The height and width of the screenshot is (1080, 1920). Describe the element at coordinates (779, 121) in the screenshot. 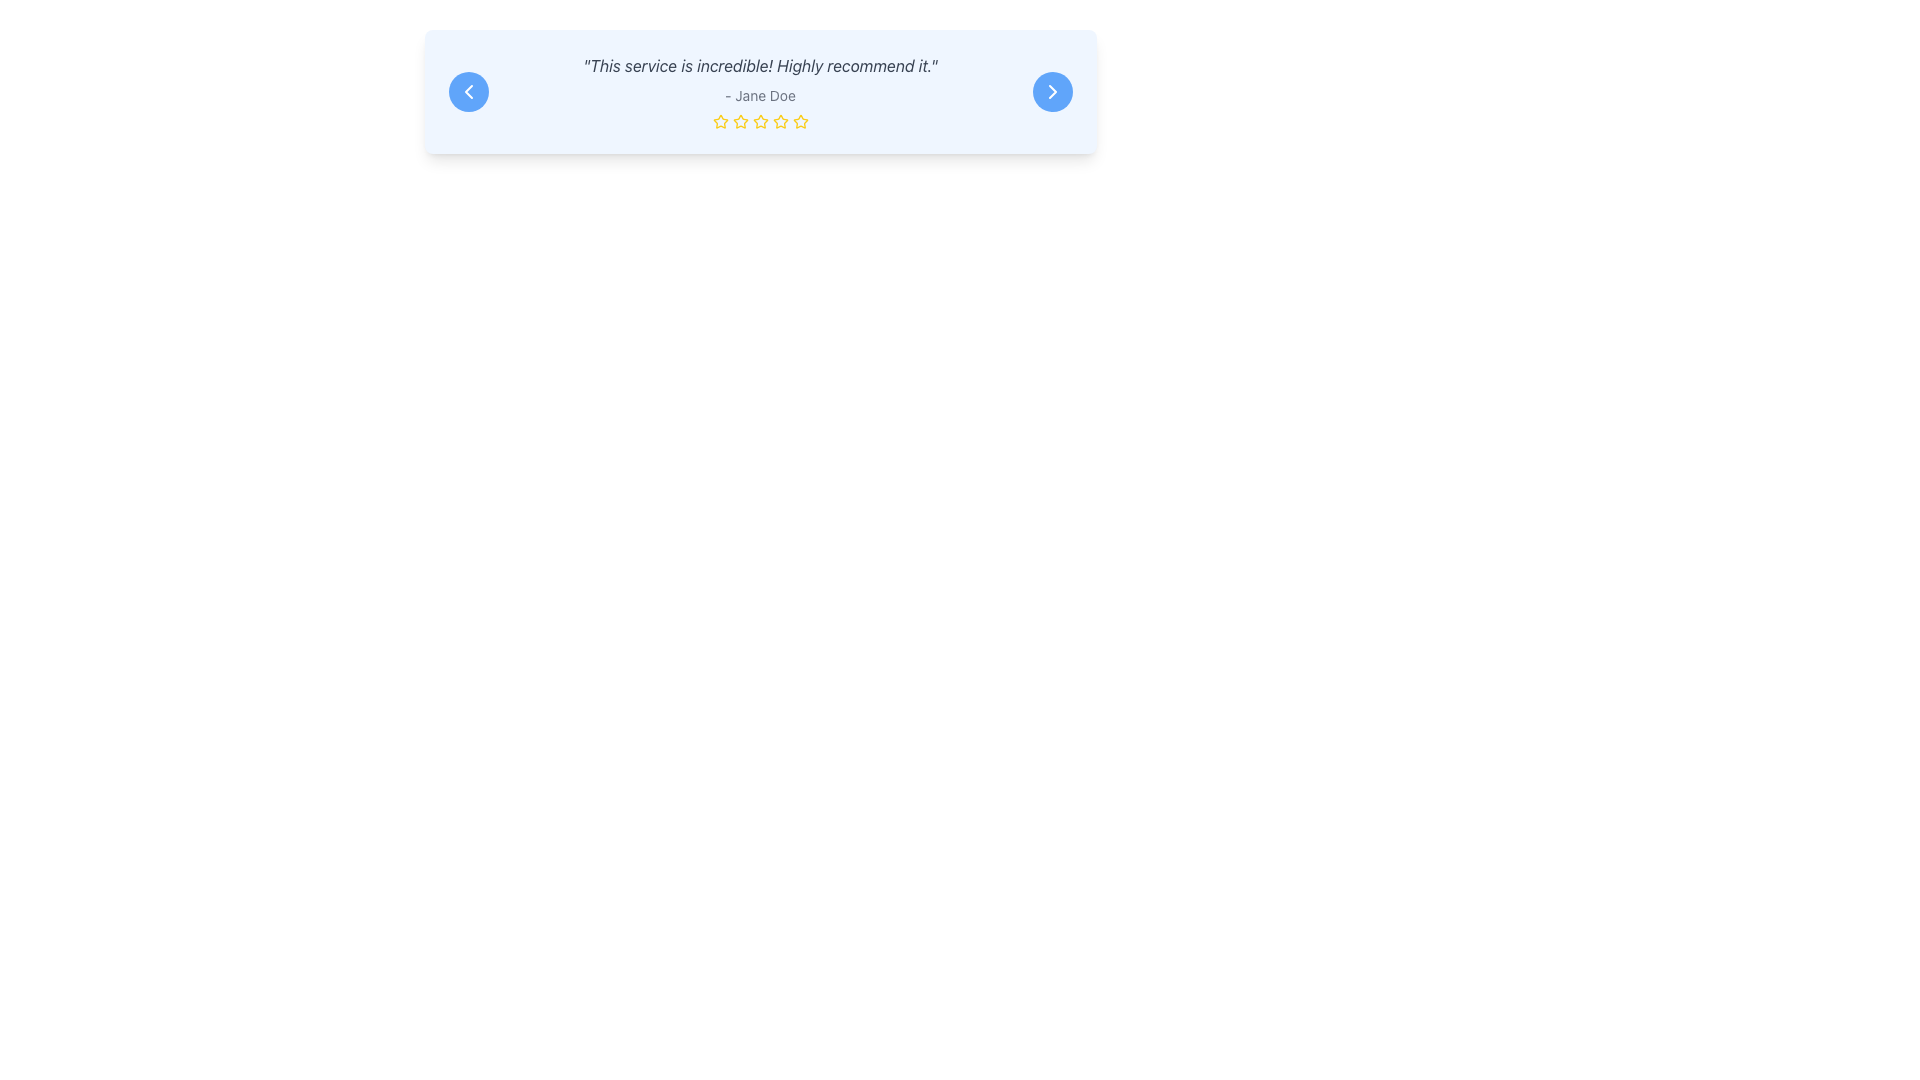

I see `the fourth star icon` at that location.